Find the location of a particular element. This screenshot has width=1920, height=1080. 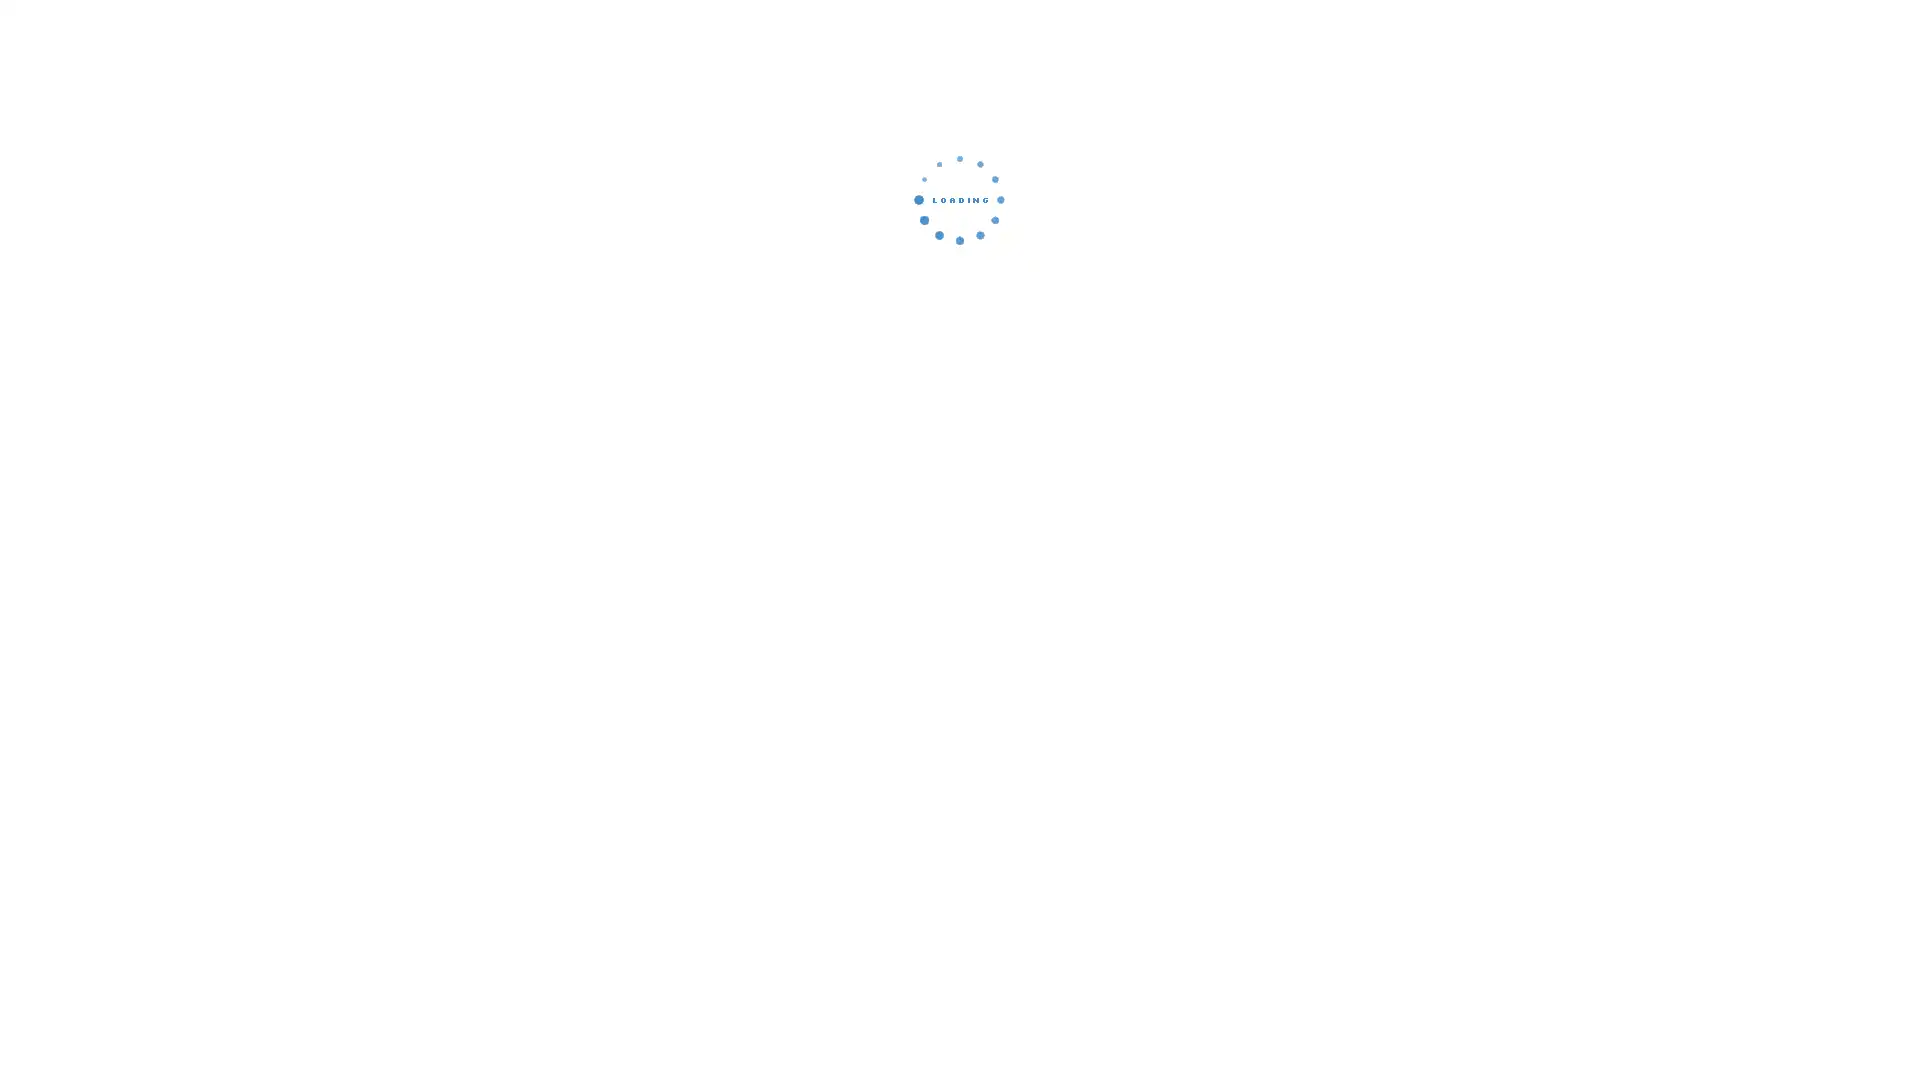

Continue is located at coordinates (960, 335).